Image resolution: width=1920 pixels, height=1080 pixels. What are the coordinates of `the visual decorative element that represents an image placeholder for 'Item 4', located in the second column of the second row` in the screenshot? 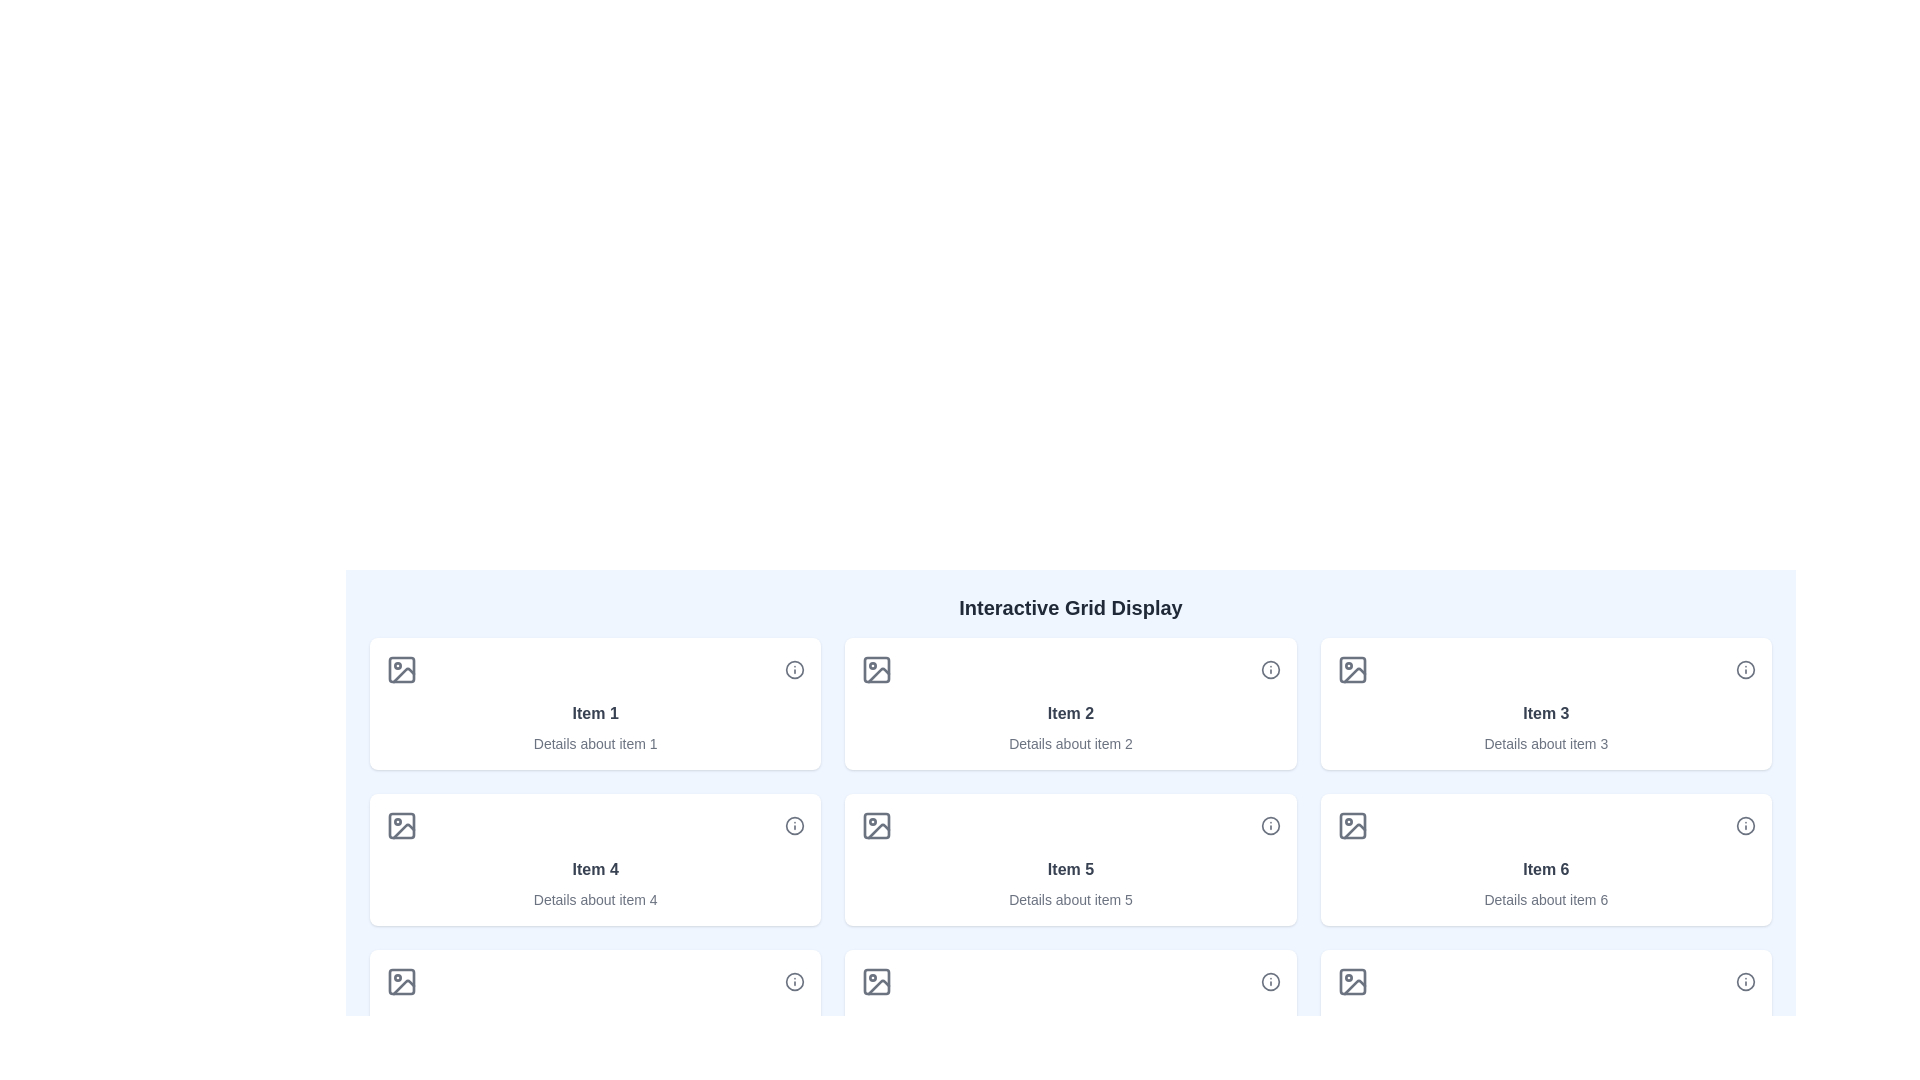 It's located at (401, 825).